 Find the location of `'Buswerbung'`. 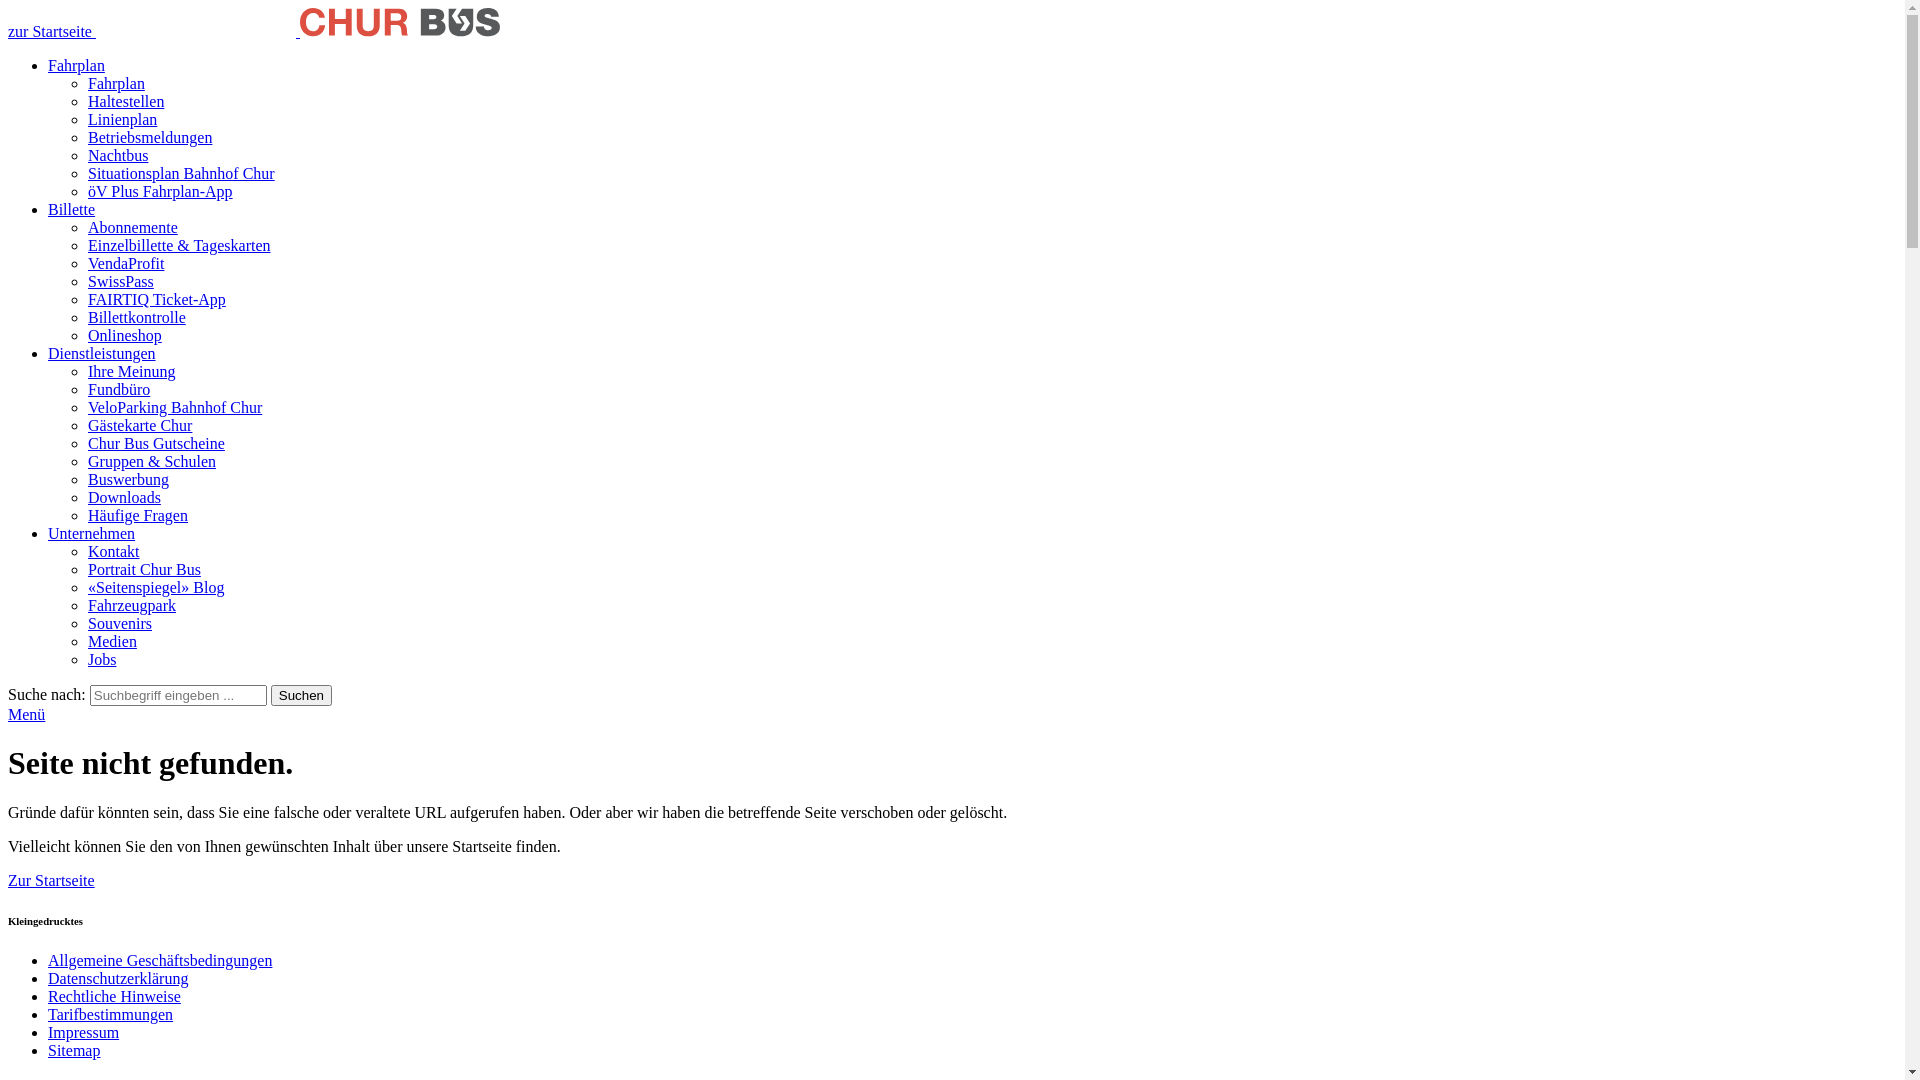

'Buswerbung' is located at coordinates (86, 479).